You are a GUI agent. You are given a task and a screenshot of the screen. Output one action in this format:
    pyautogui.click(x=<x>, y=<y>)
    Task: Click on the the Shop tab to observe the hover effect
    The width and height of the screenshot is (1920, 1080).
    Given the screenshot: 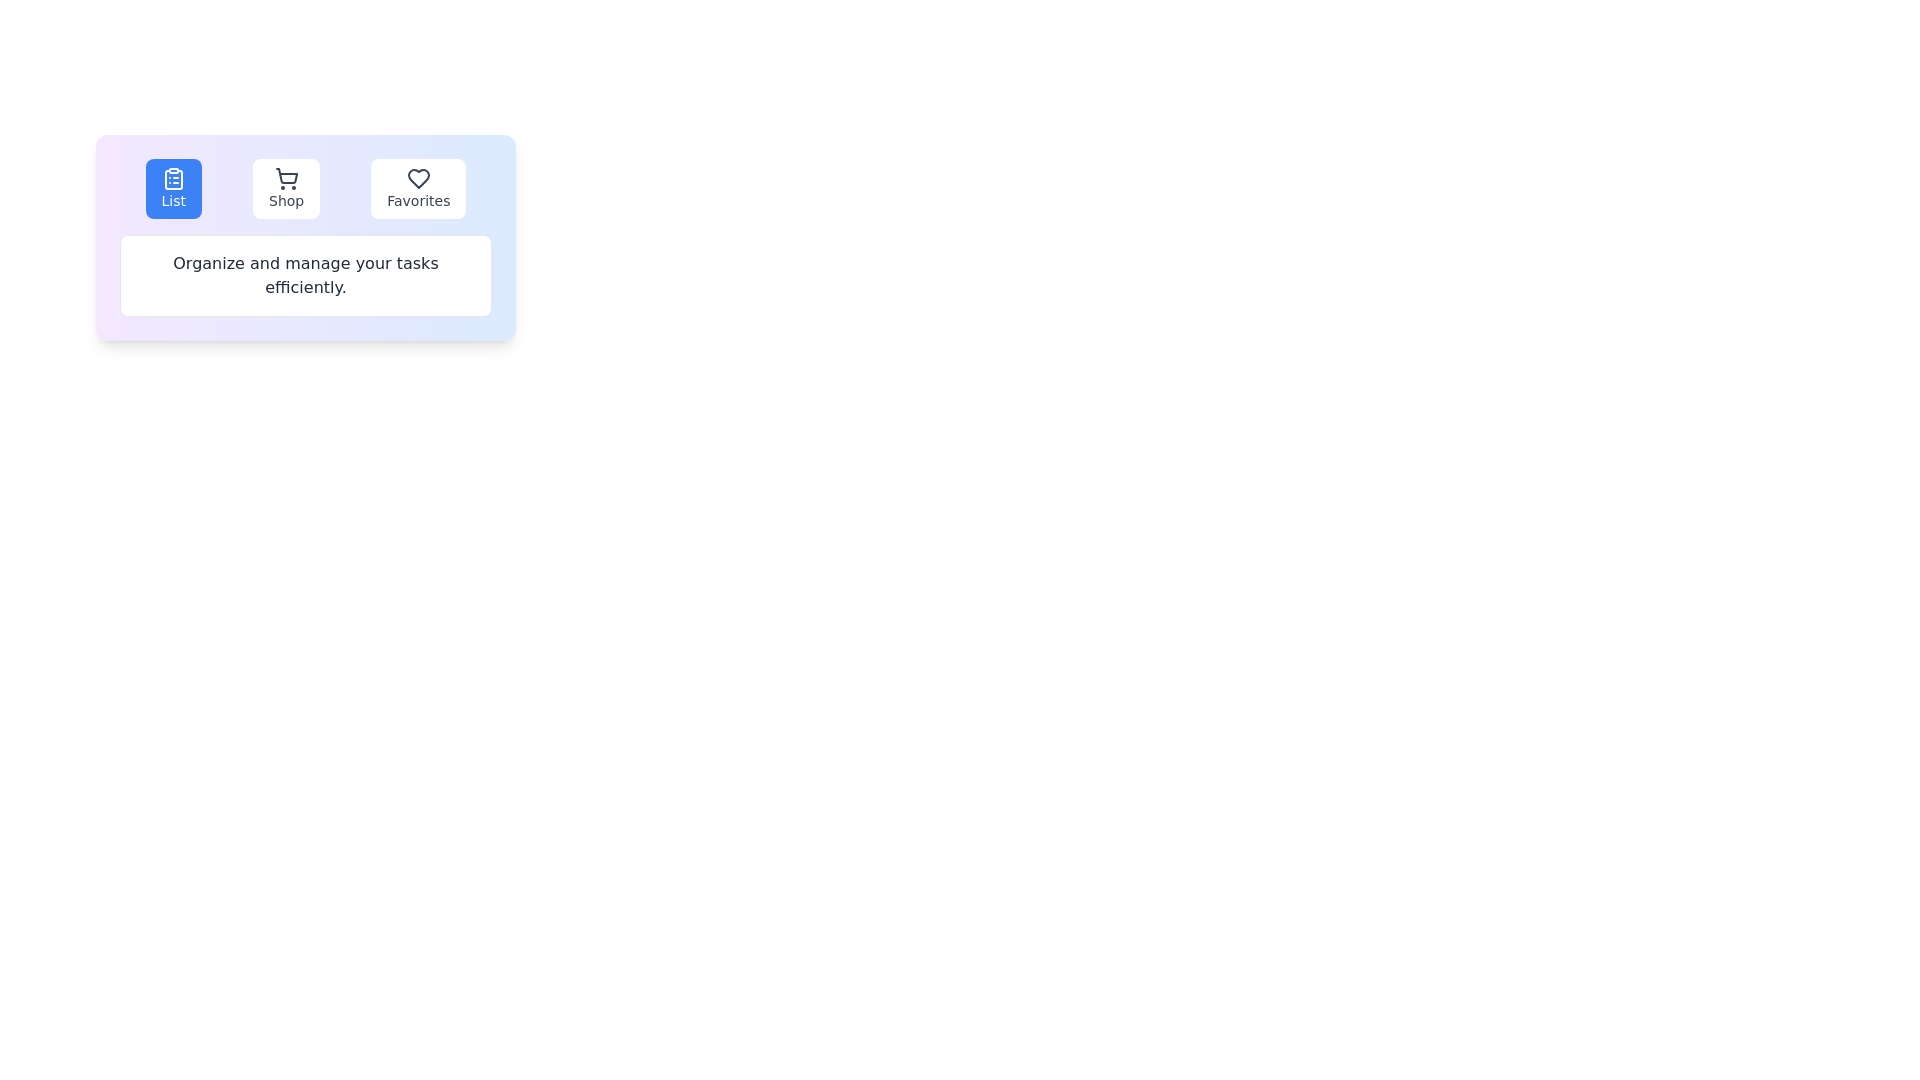 What is the action you would take?
    pyautogui.click(x=285, y=189)
    